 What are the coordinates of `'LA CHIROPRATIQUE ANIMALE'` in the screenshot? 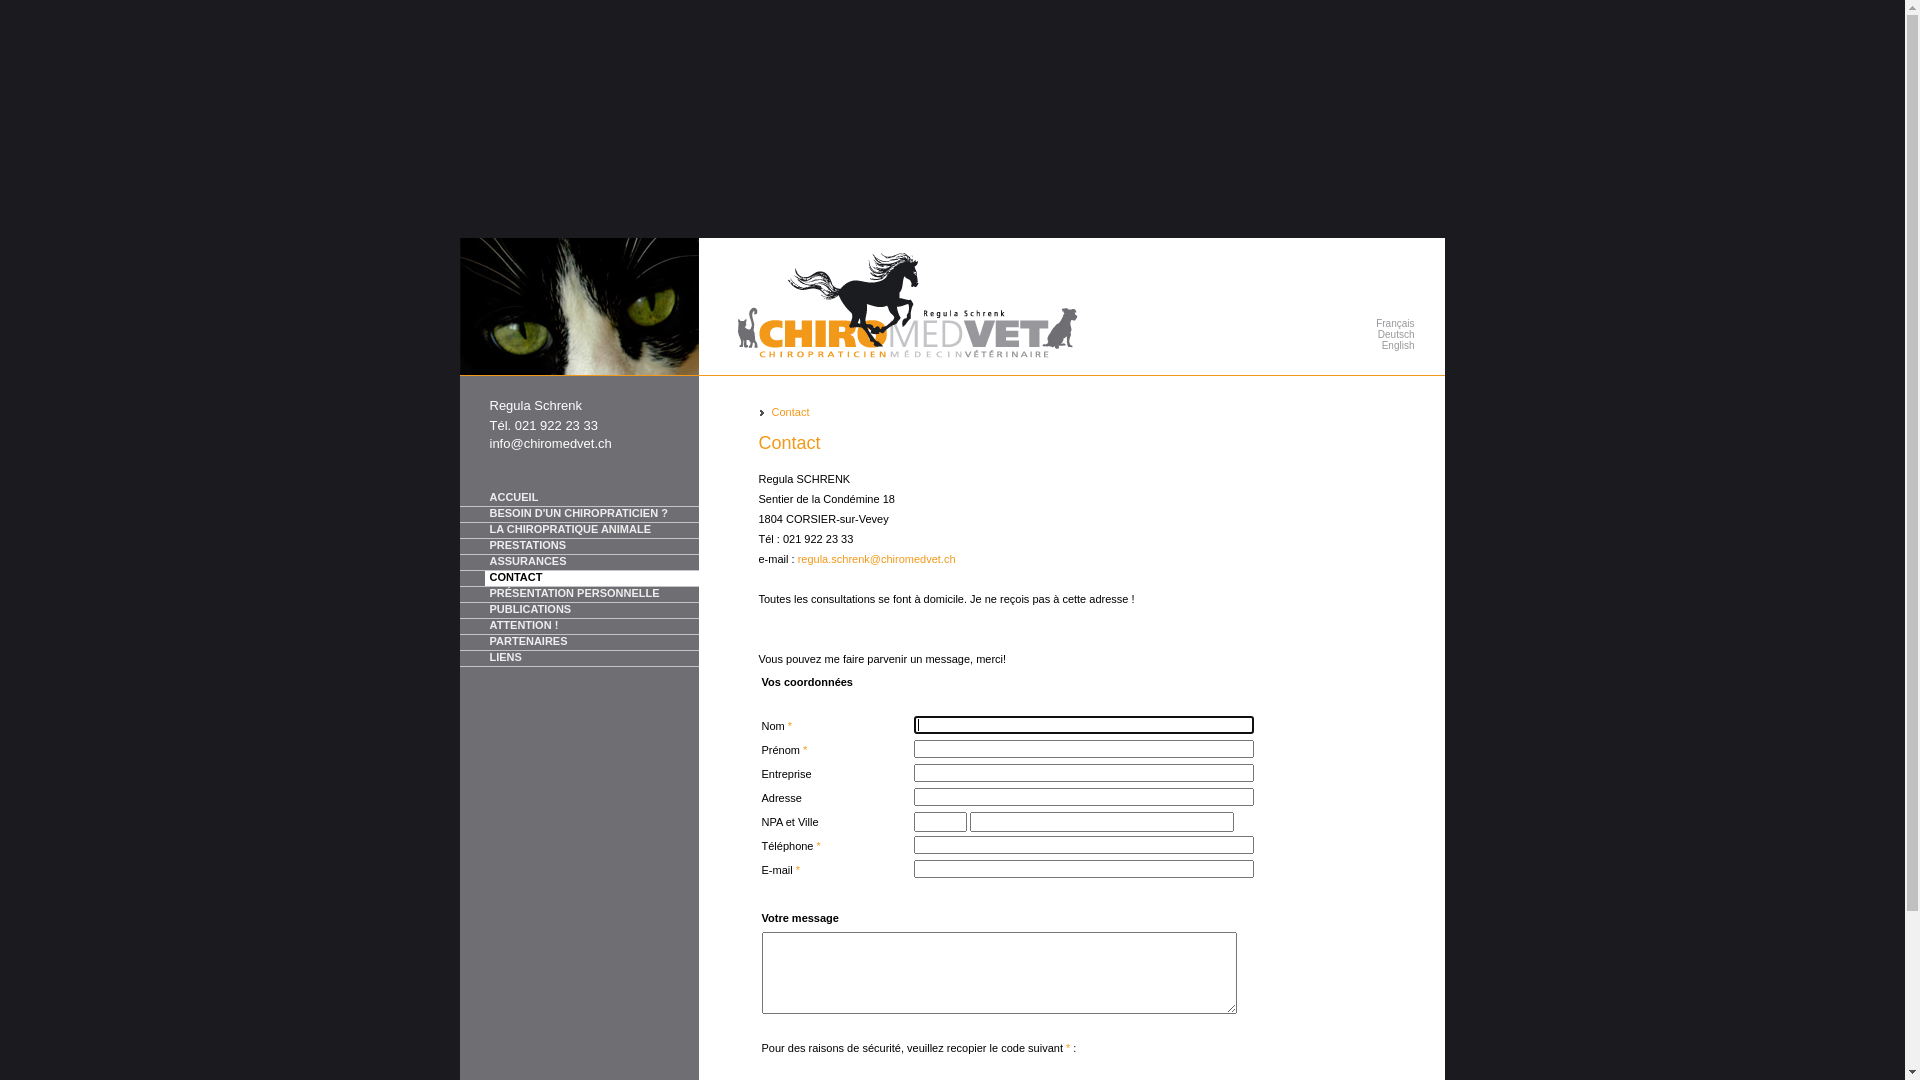 It's located at (484, 529).